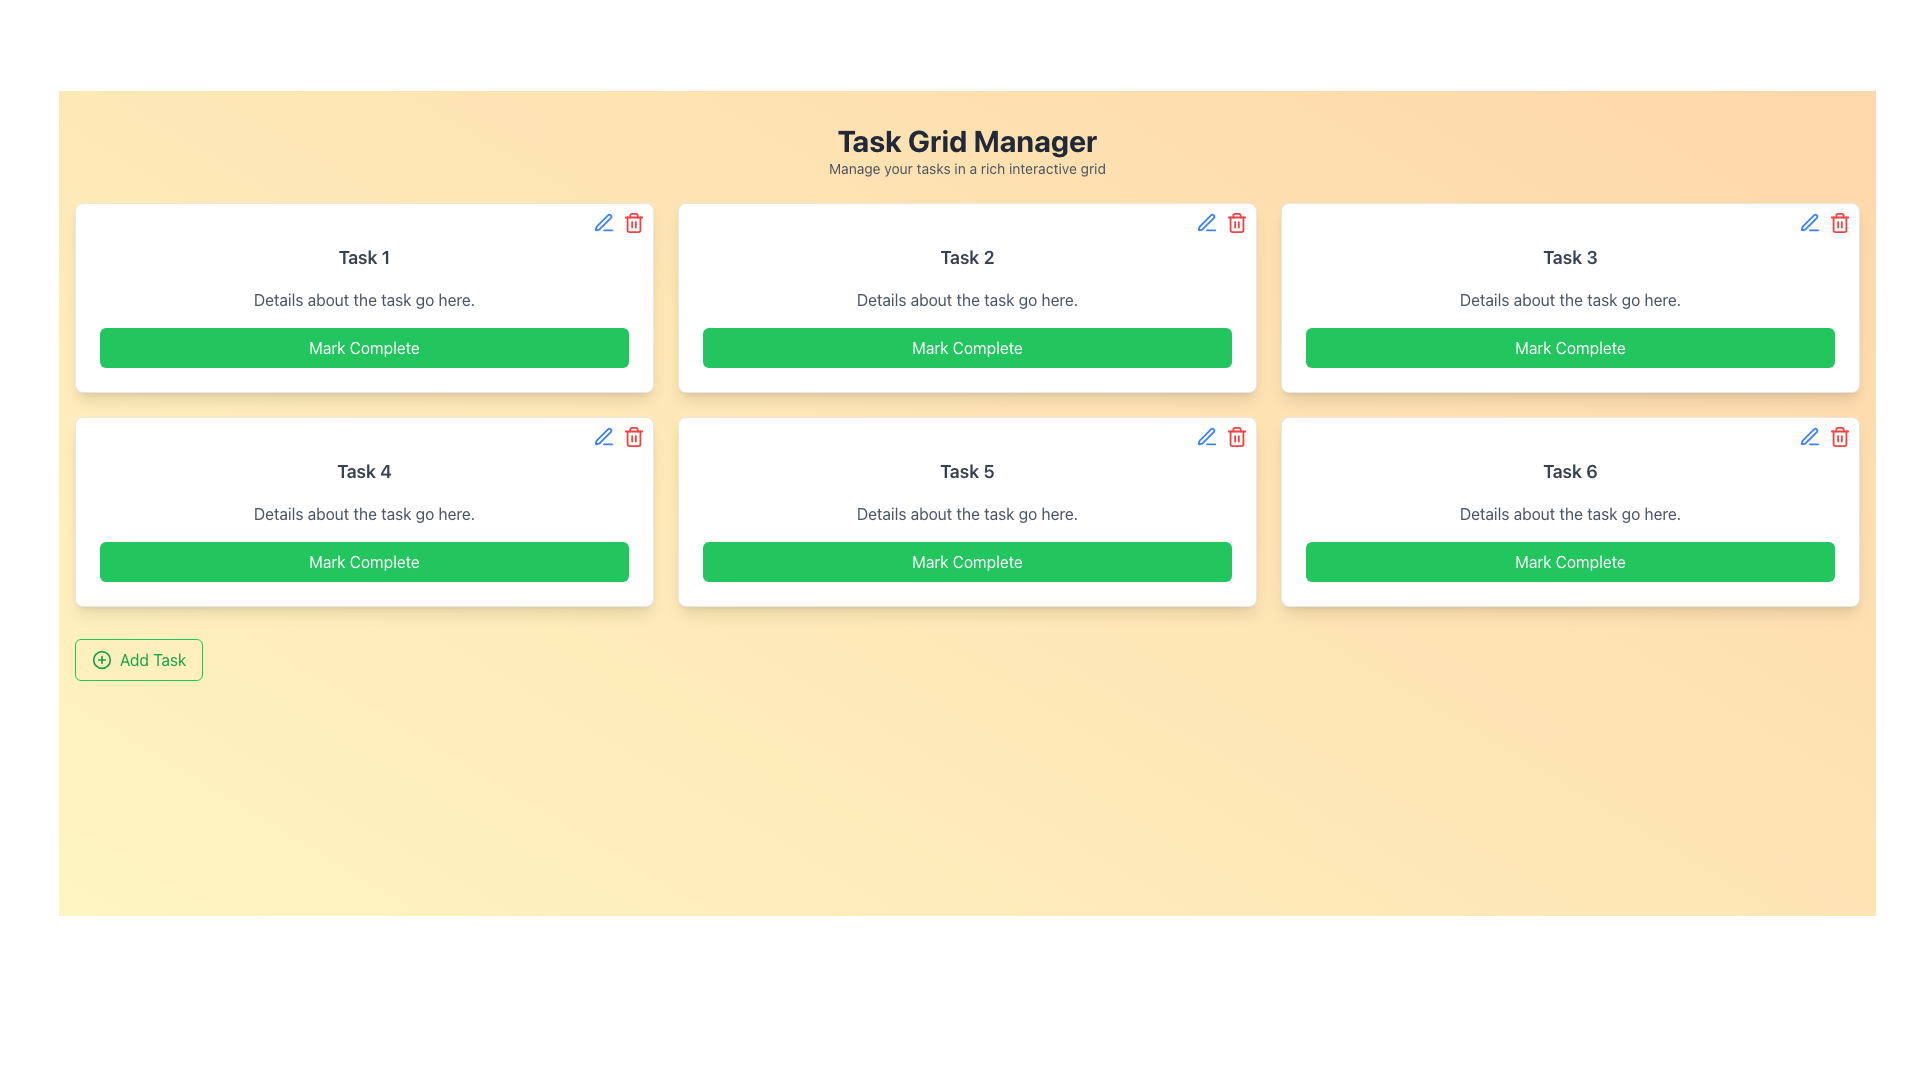 The image size is (1920, 1080). Describe the element at coordinates (1569, 512) in the screenshot. I see `the text displayed in the centered Text Label within the sixth task card, which reads 'Details about the task go here.'` at that location.